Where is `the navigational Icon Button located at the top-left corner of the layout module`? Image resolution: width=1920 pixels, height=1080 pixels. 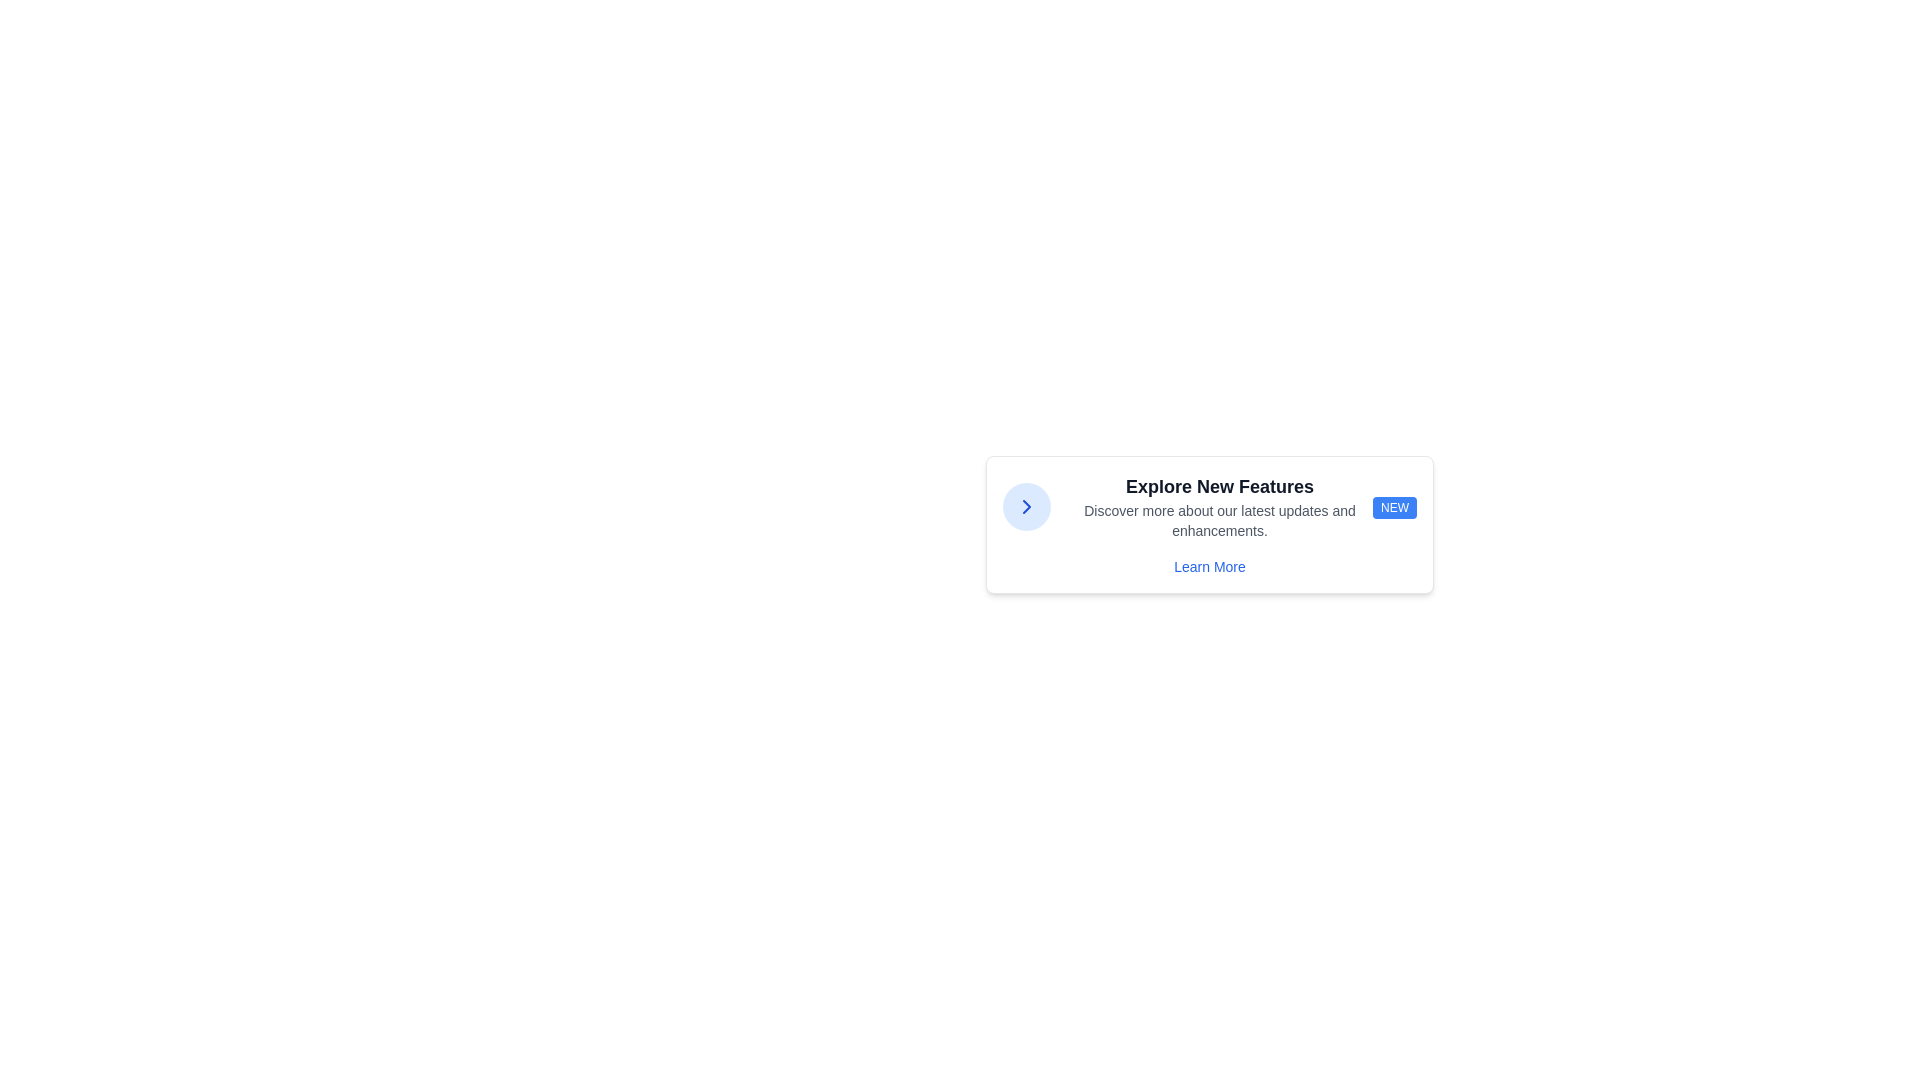 the navigational Icon Button located at the top-left corner of the layout module is located at coordinates (1027, 505).